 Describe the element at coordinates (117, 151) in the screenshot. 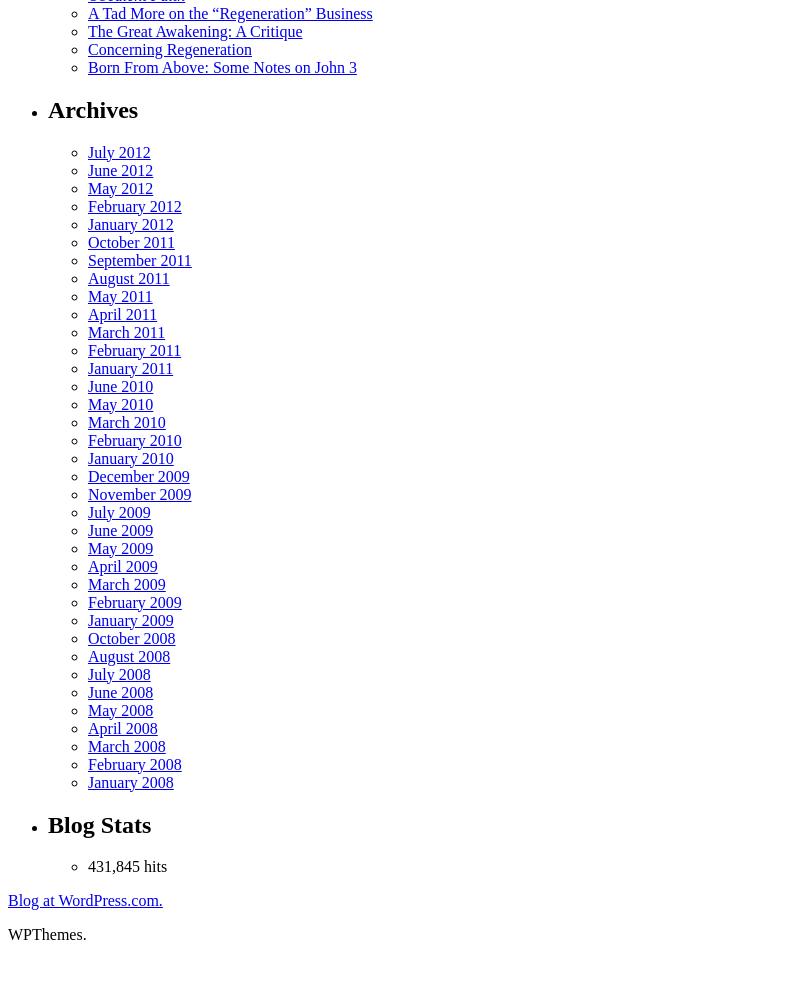

I see `'July 2012'` at that location.